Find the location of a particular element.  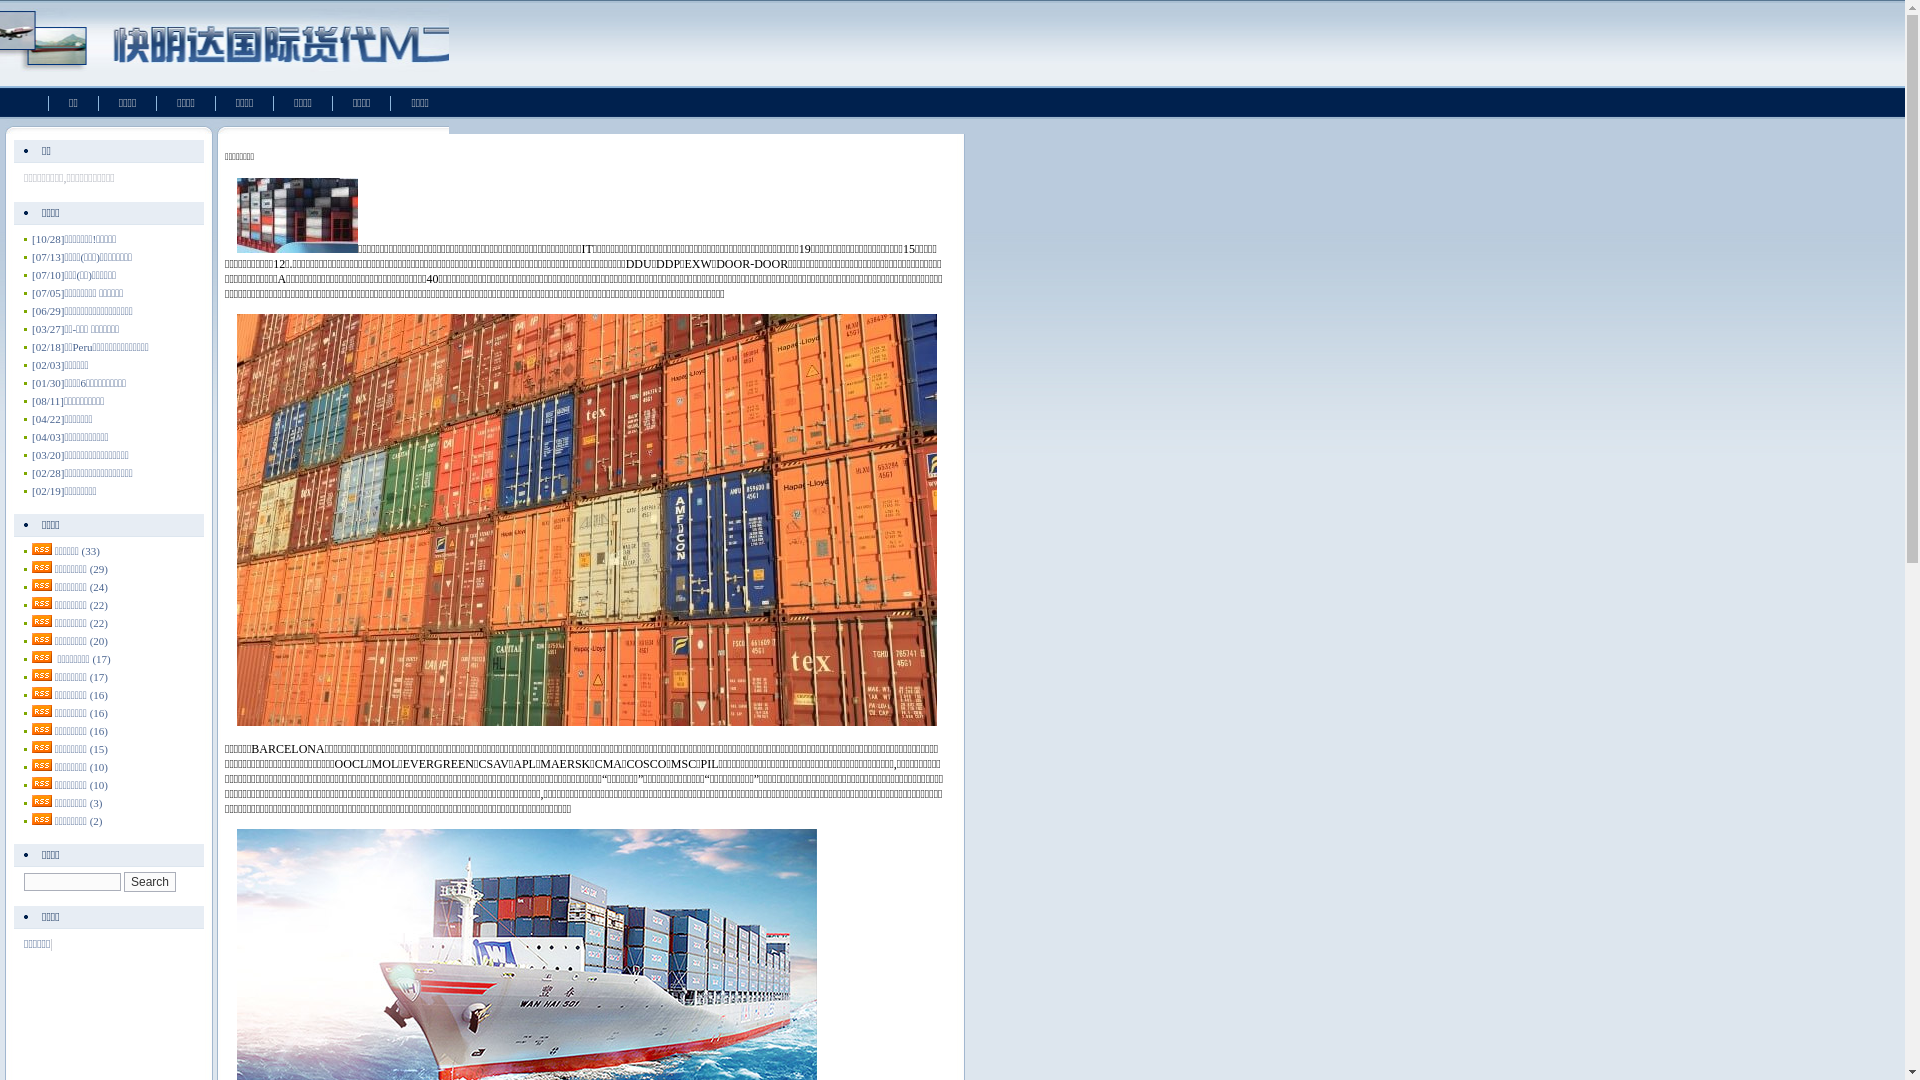

'rss' is located at coordinates (42, 818).